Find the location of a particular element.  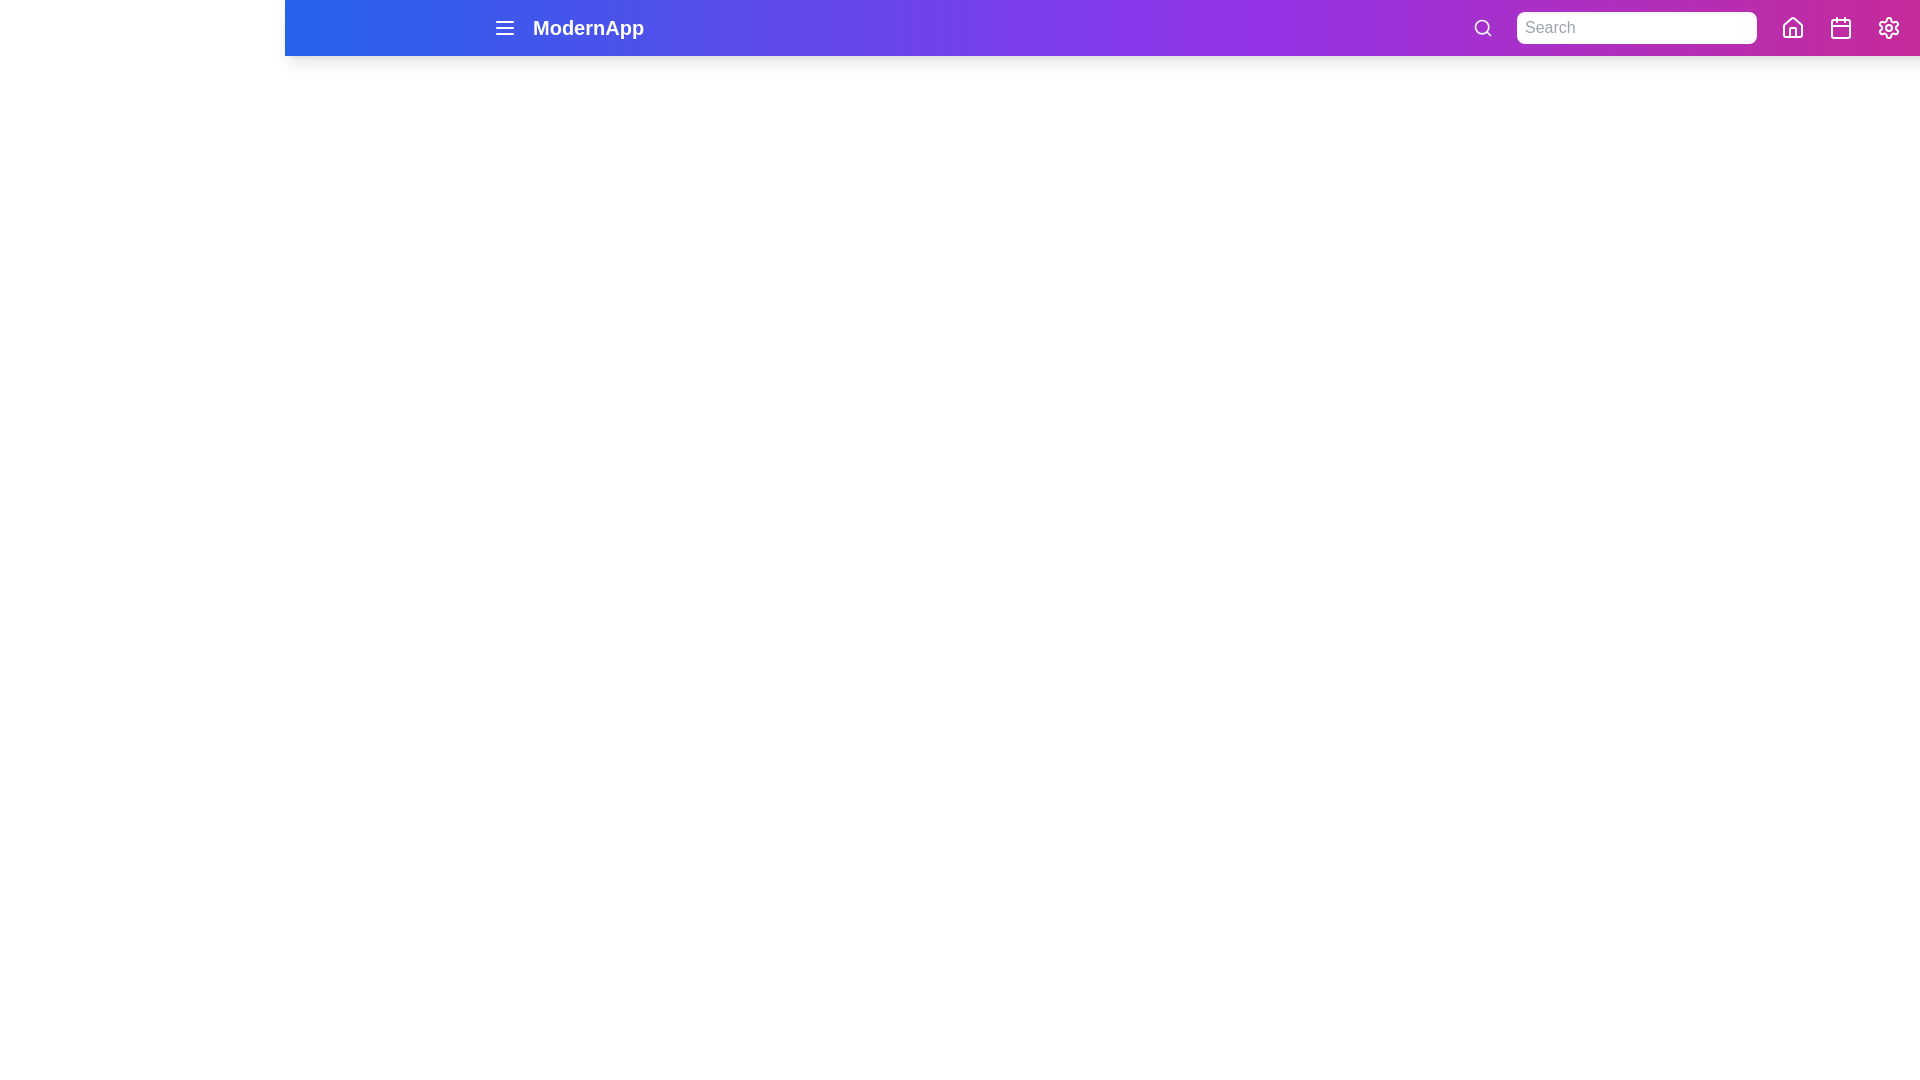

the gear icon located in the purple top navigation bar at the rightmost end is located at coordinates (1888, 27).